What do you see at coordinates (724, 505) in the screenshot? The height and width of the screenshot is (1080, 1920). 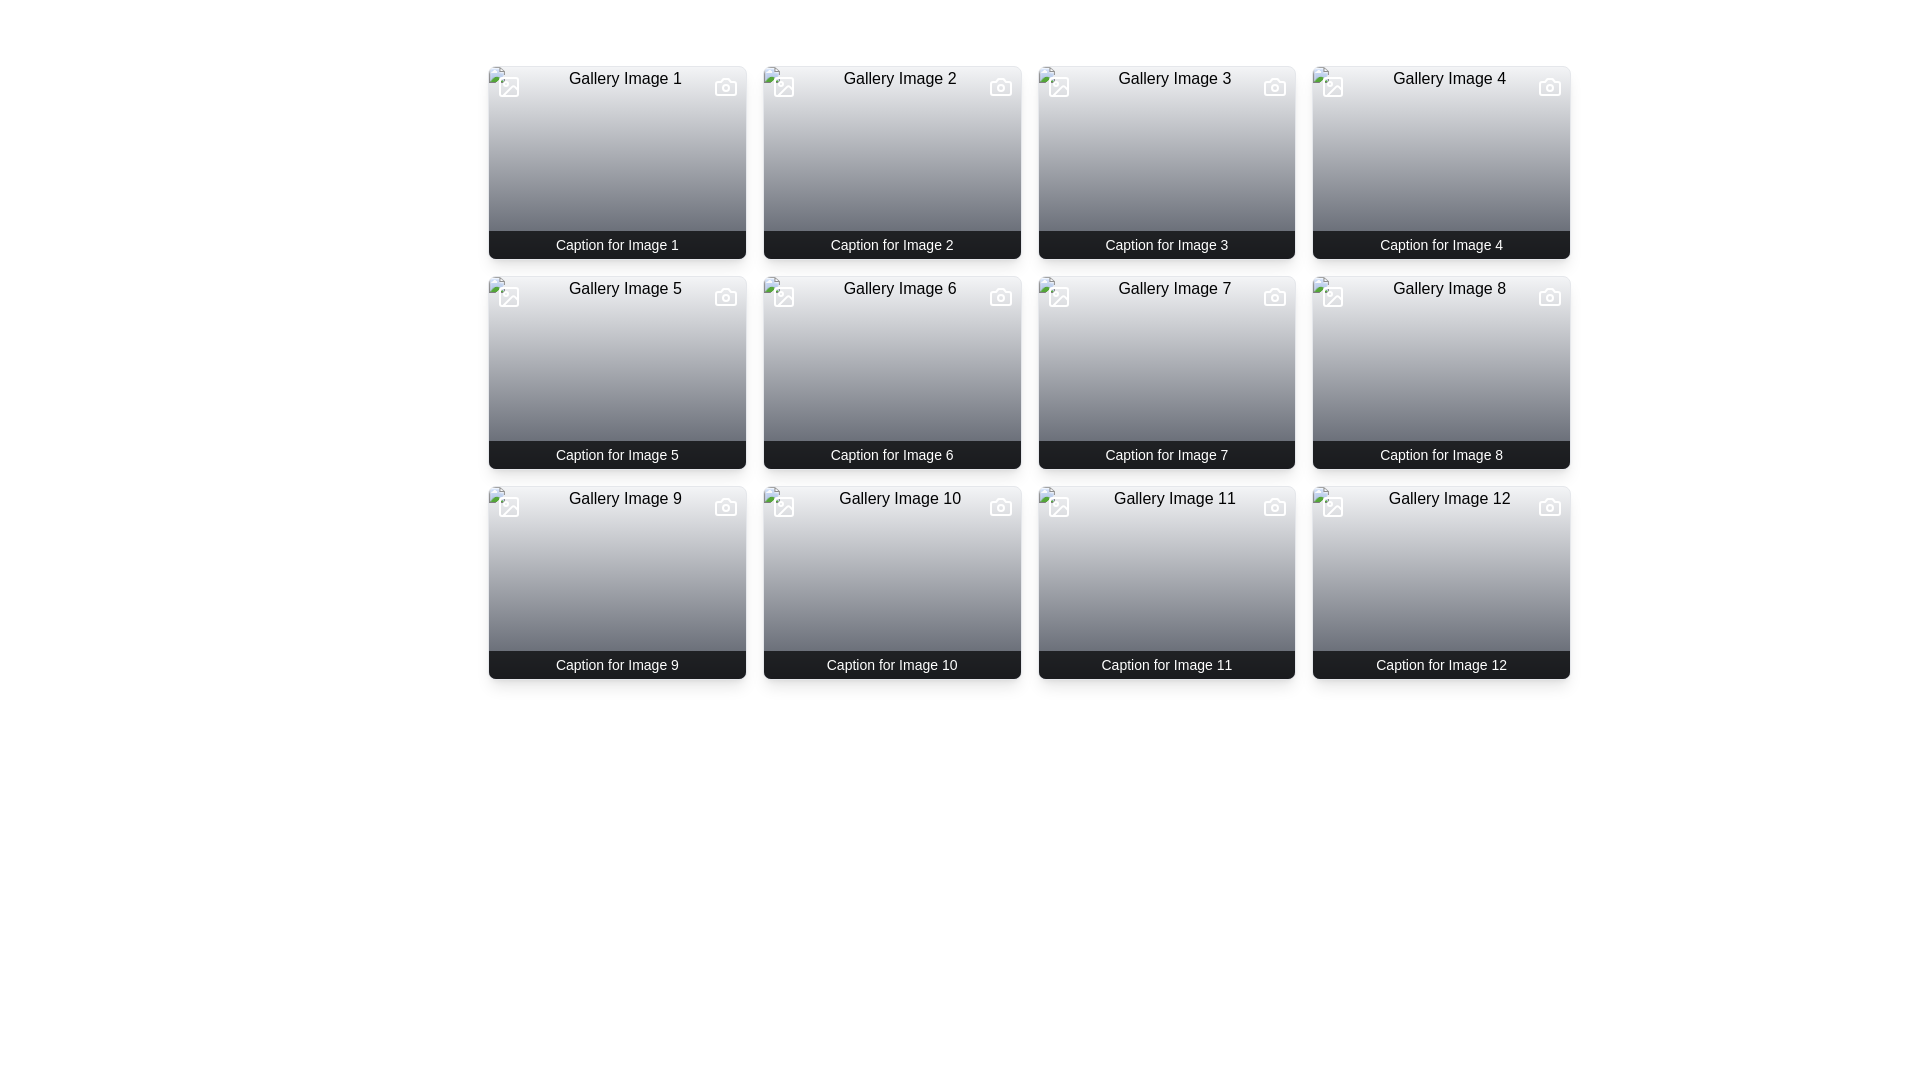 I see `the icon button located at the top-right corner of the card for 'Caption for Image 9', which serves as an action element for photo preview or editing` at bounding box center [724, 505].